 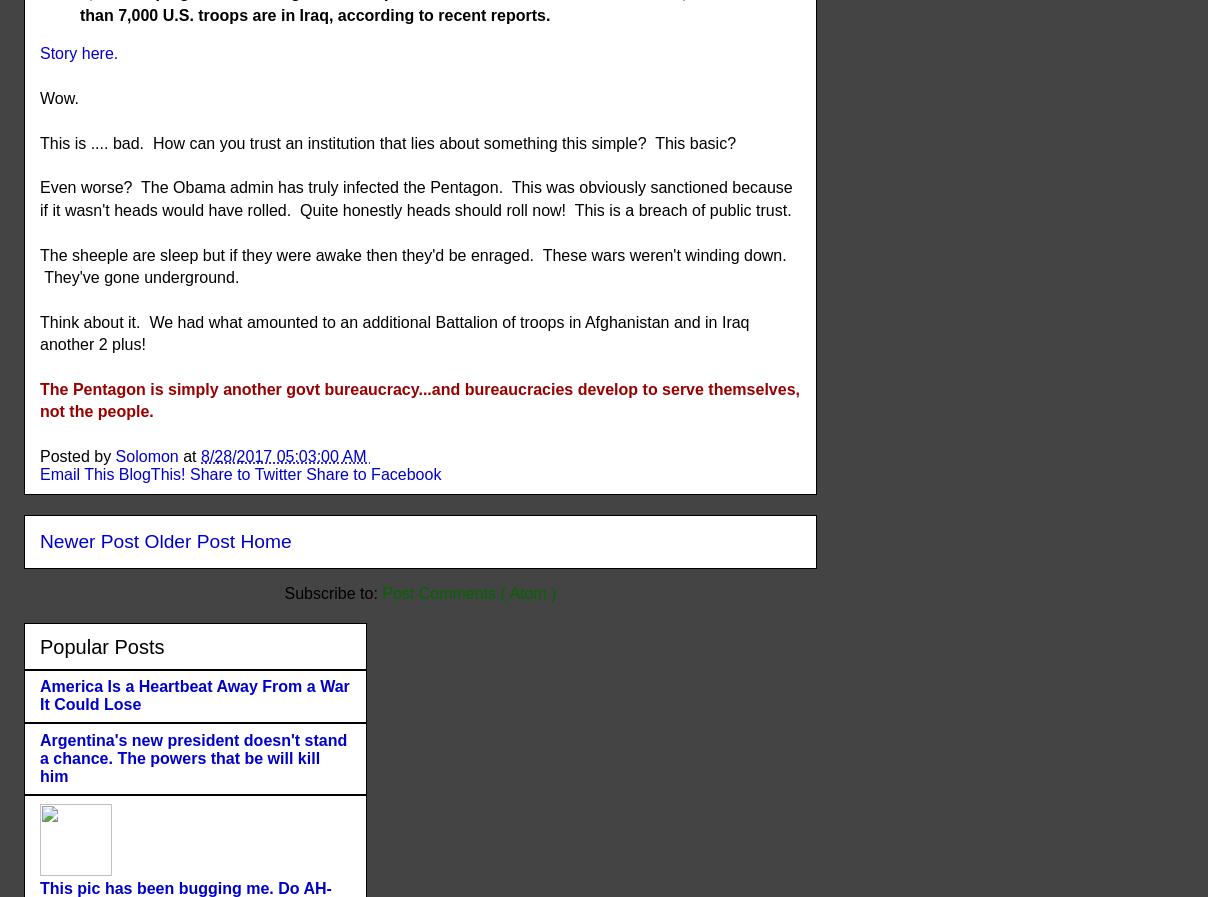 I want to click on 'Argentina's new president doesn't stand a chance.  The powers that be will kill him', so click(x=193, y=757).